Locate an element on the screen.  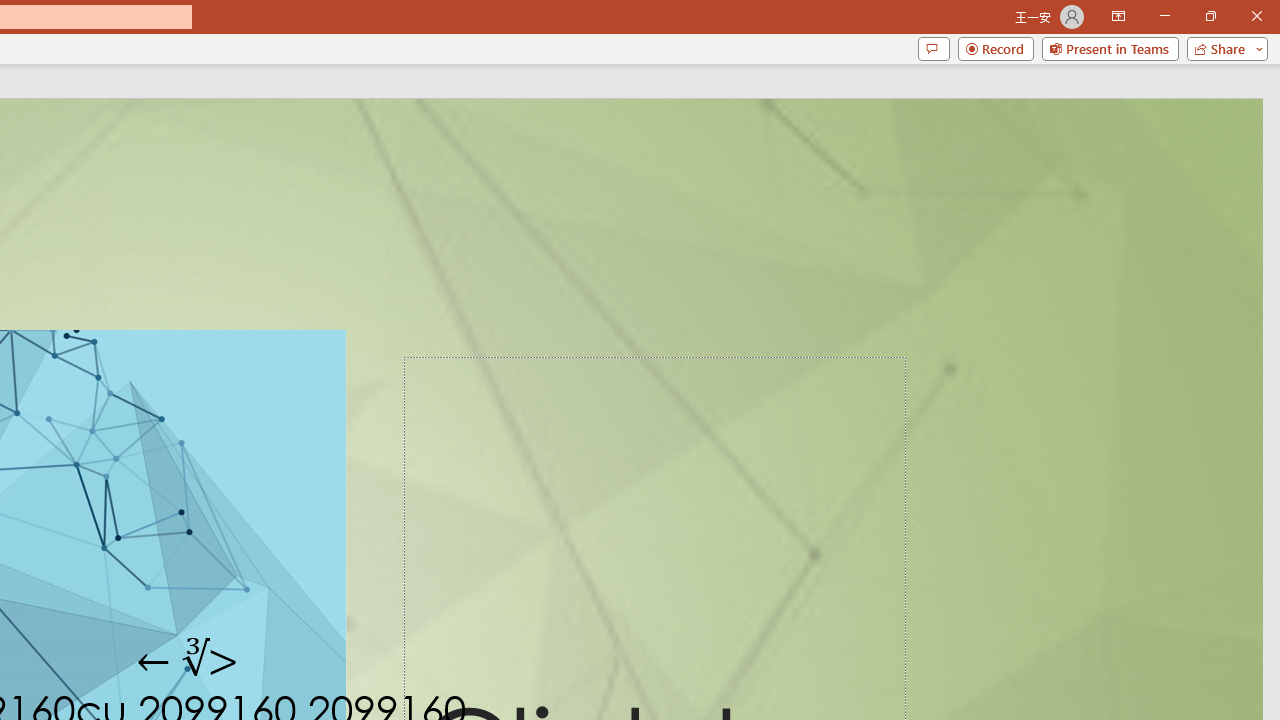
'Share' is located at coordinates (1222, 47).